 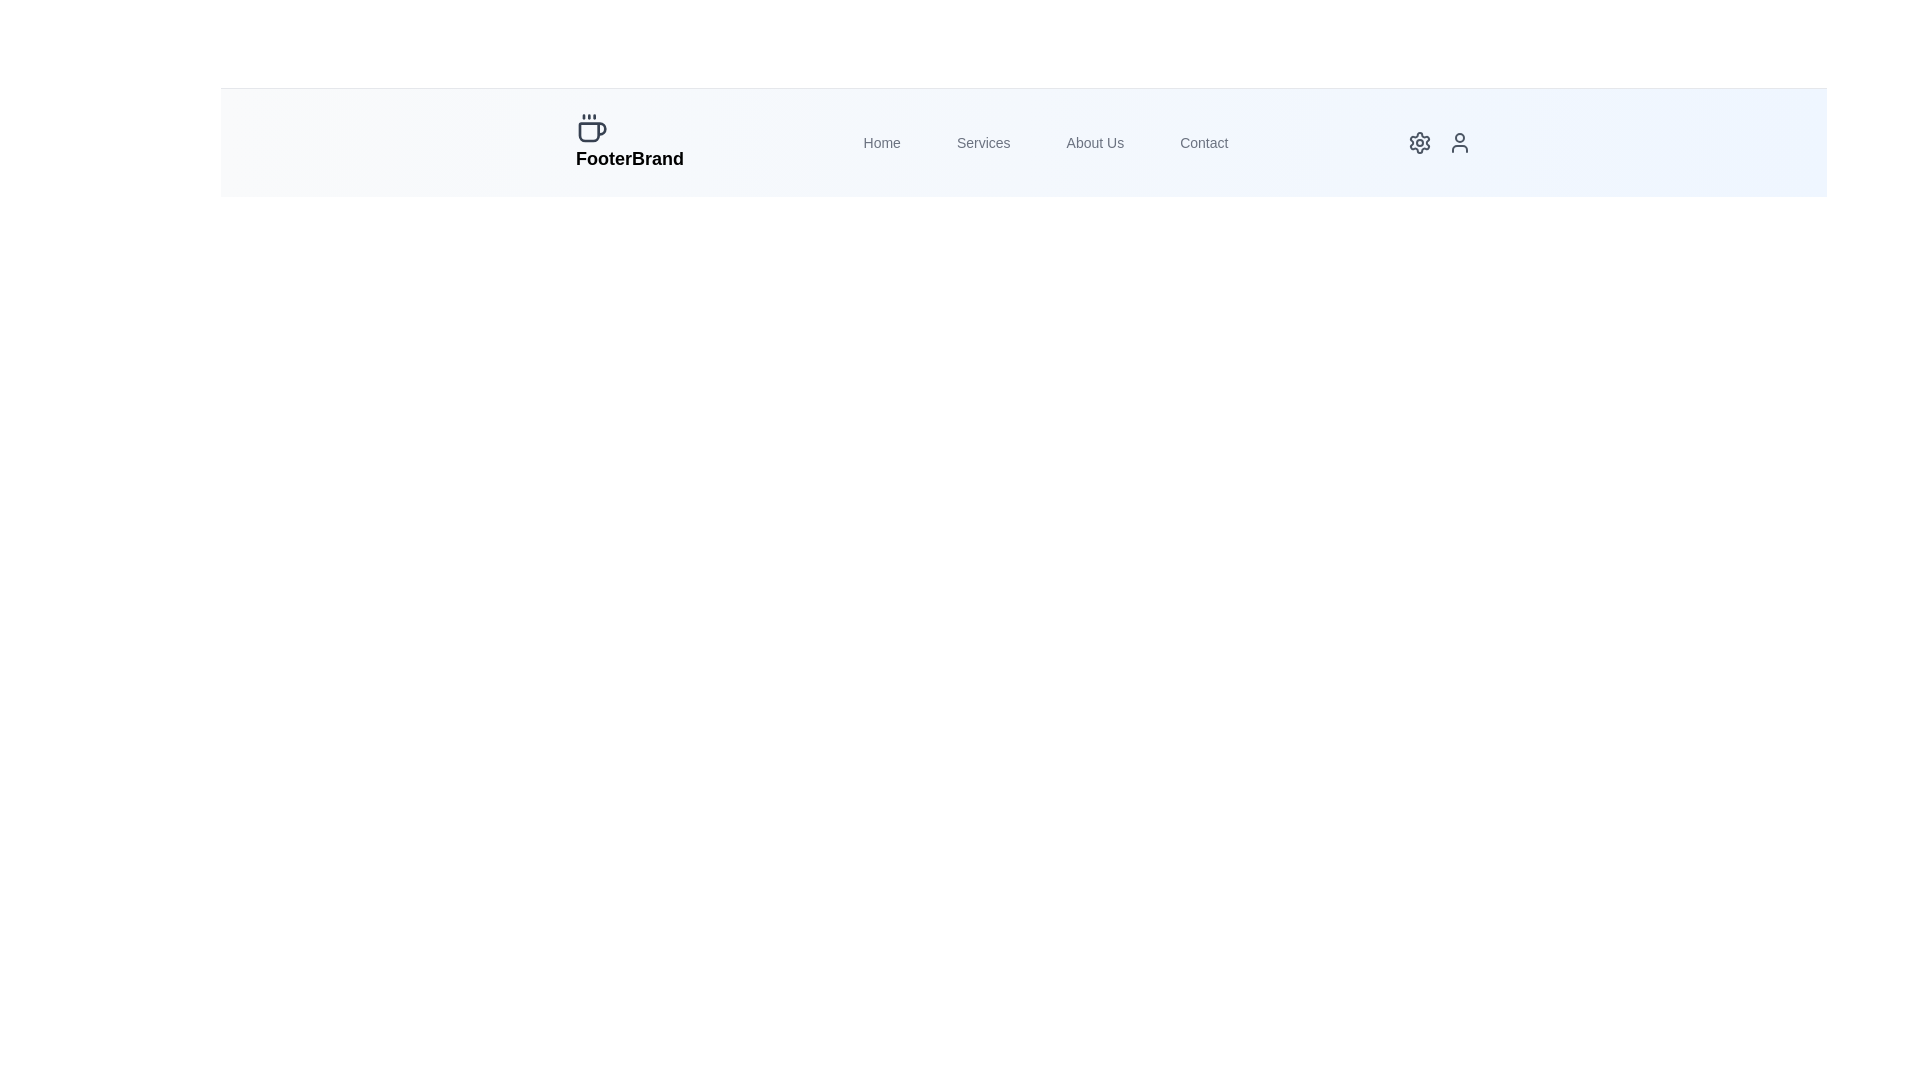 What do you see at coordinates (1203, 141) in the screenshot?
I see `the 'Contact' link in the navigation bar` at bounding box center [1203, 141].